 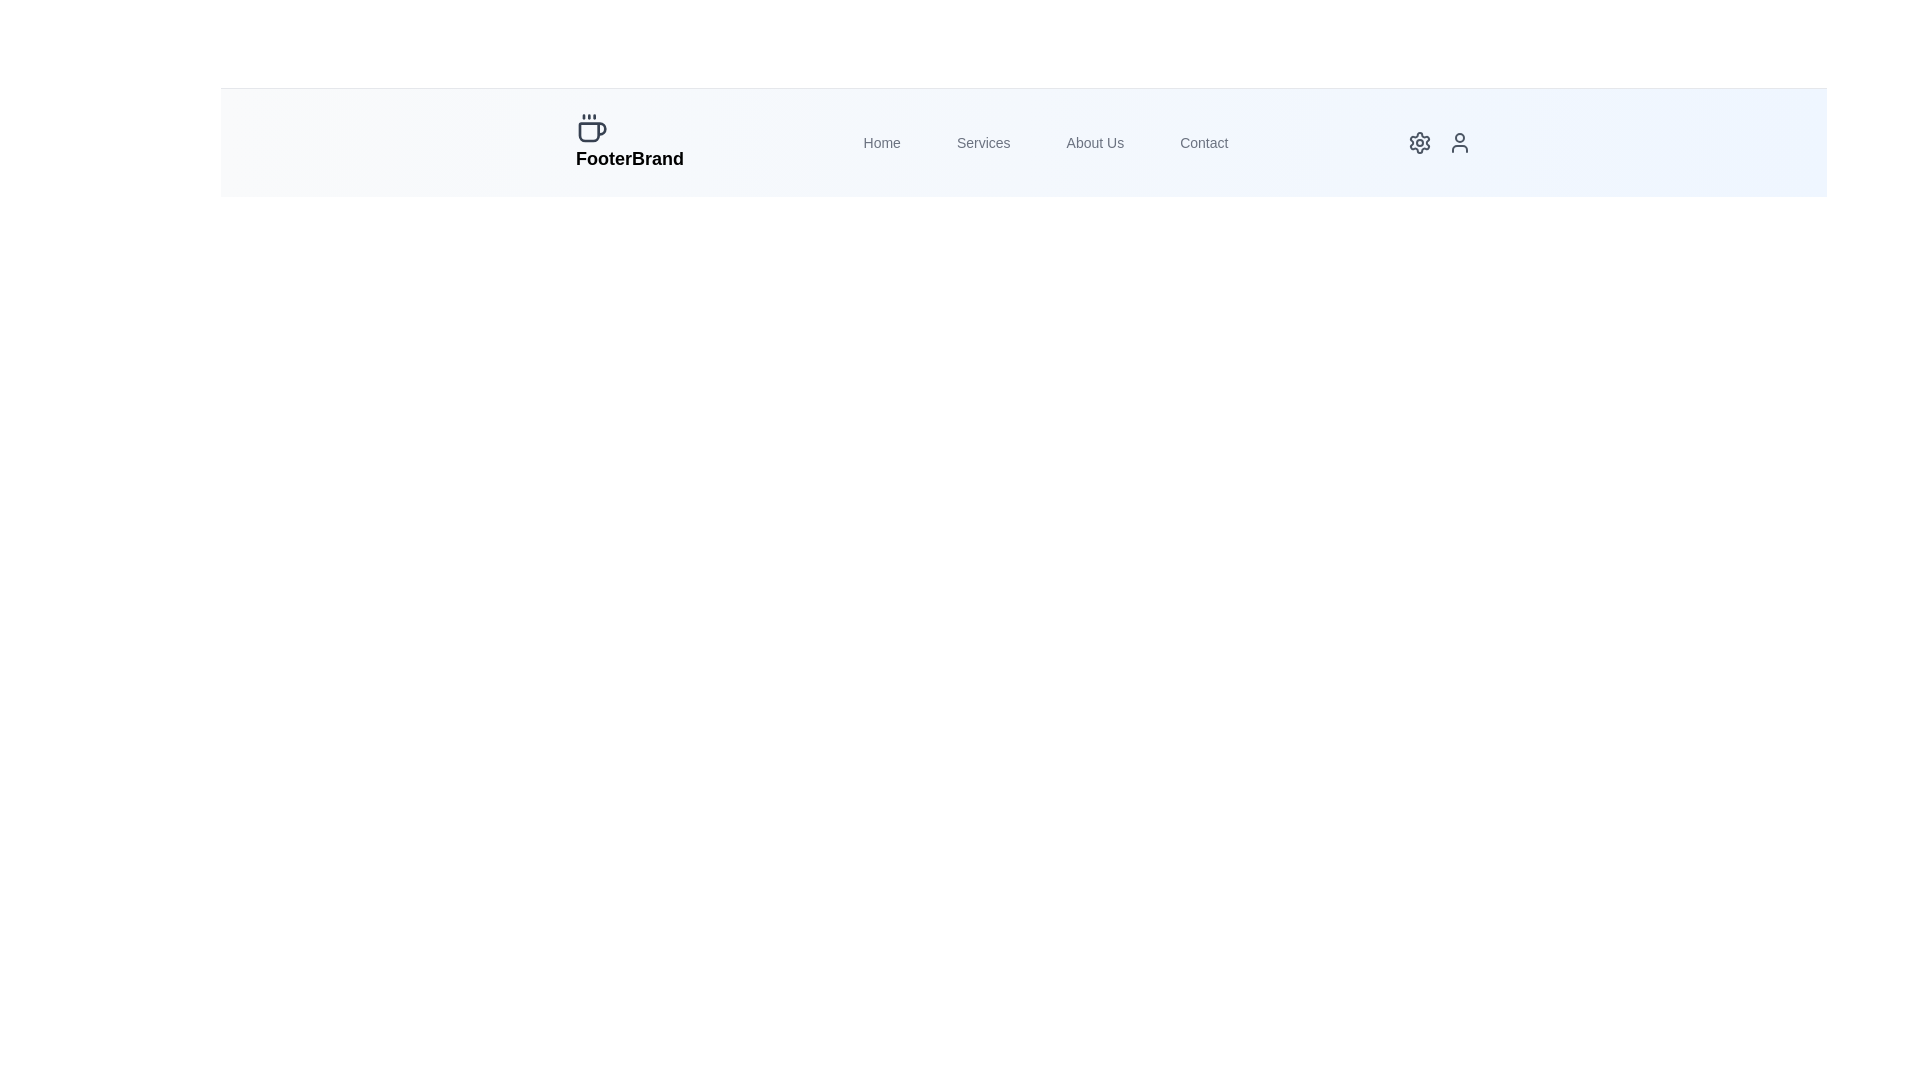 What do you see at coordinates (1203, 141) in the screenshot?
I see `the 'Contact' link in the navigation bar` at bounding box center [1203, 141].